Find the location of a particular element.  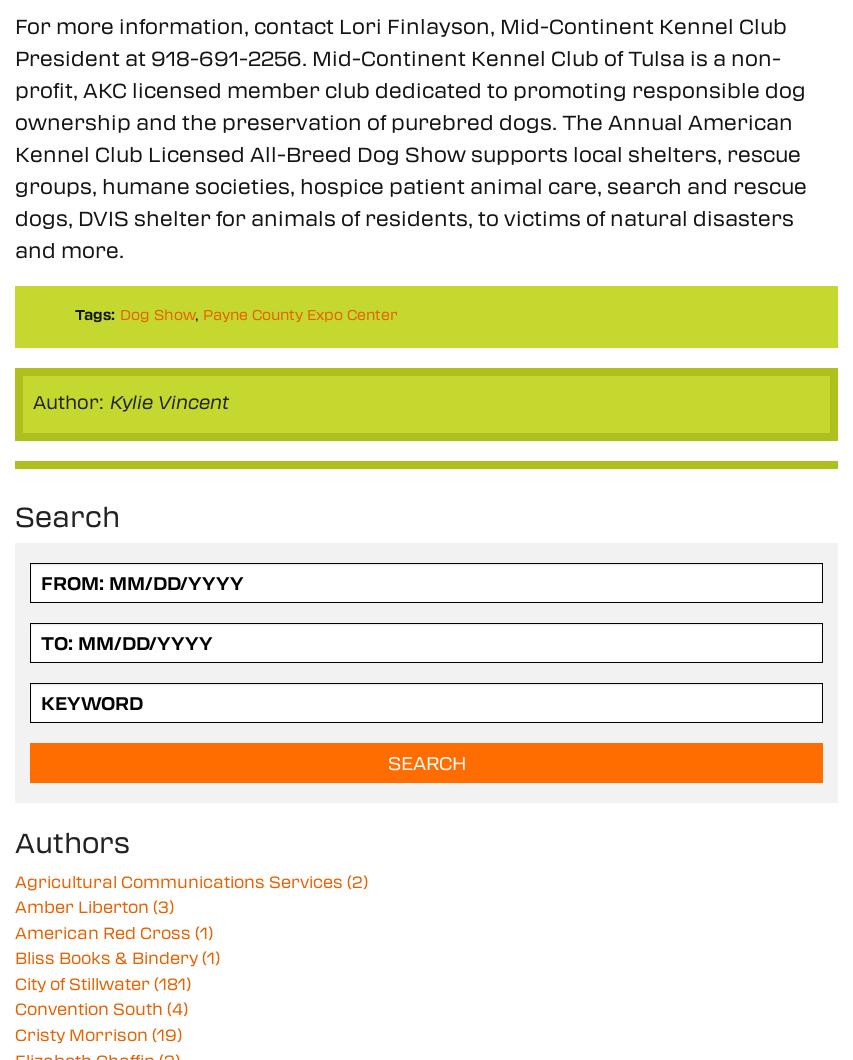

'Payne County Expo Center' is located at coordinates (300, 313).